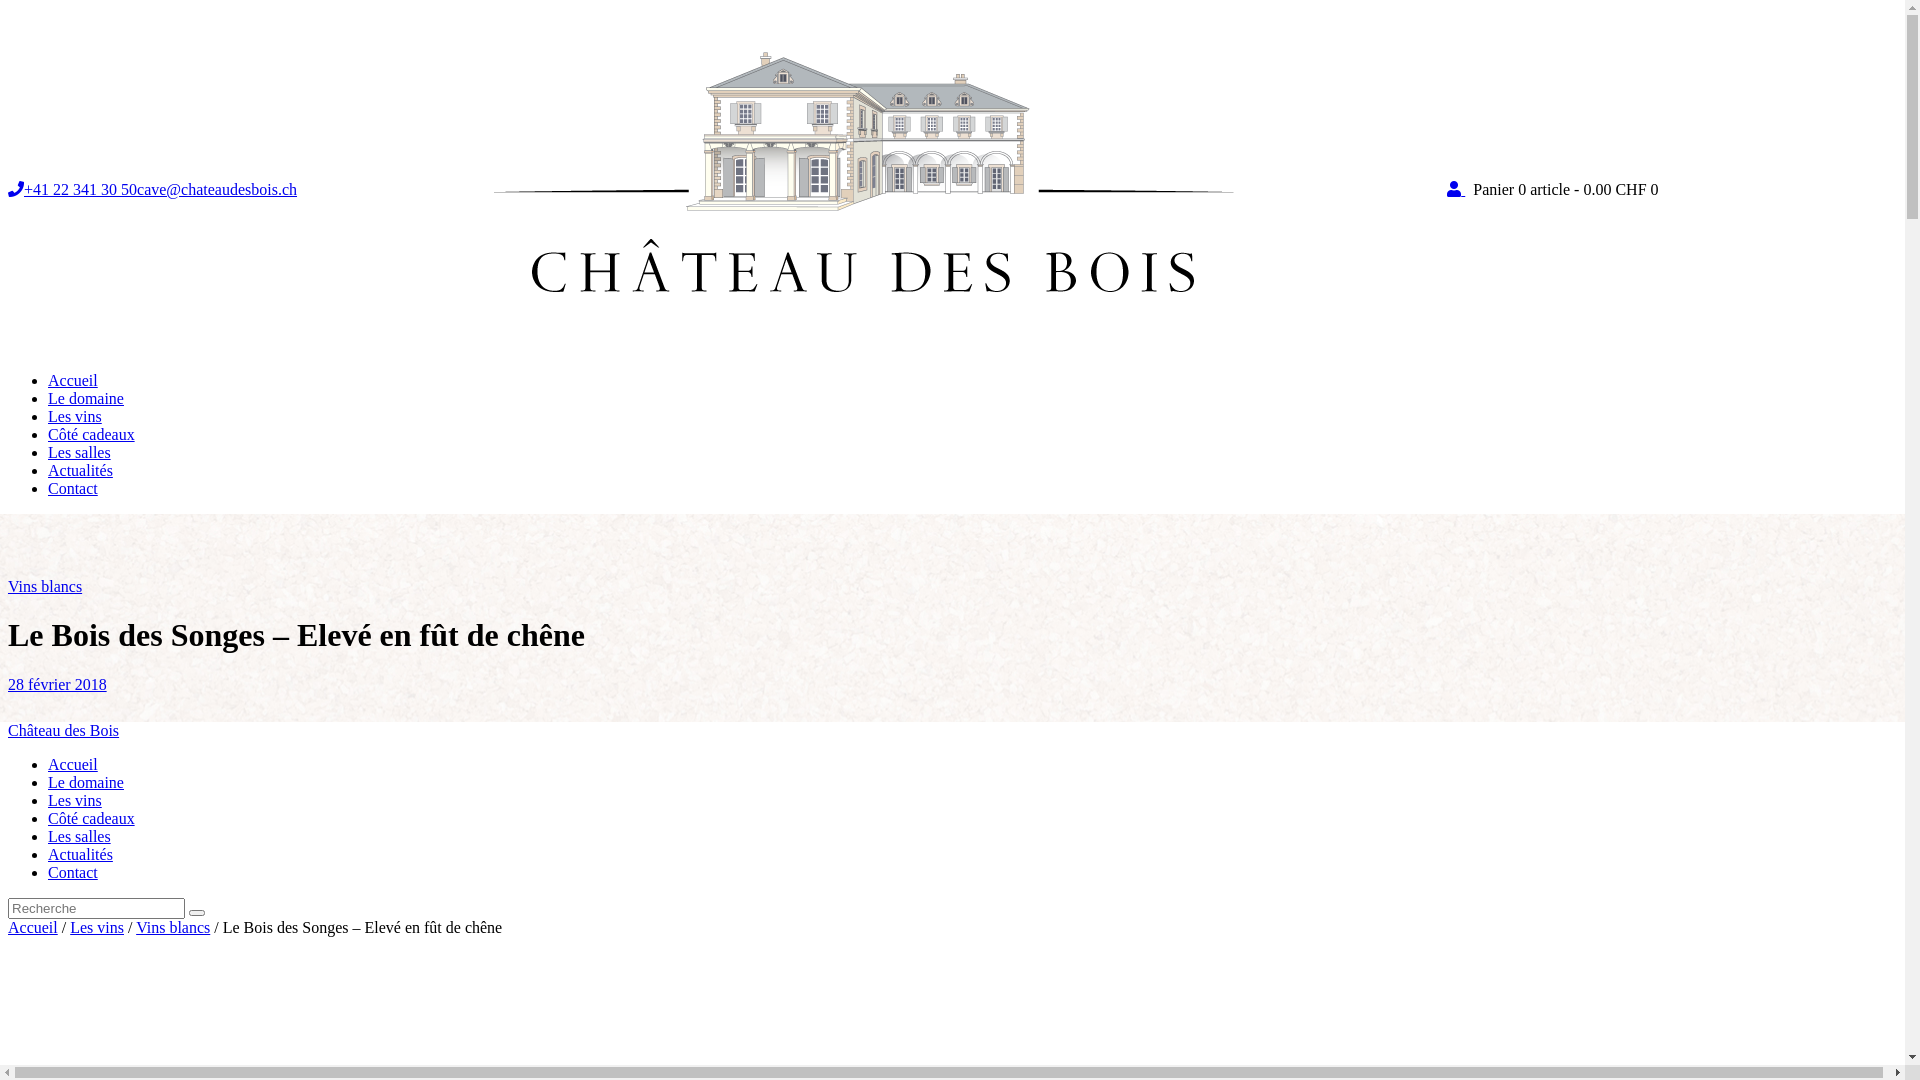 This screenshot has height=1080, width=1920. What do you see at coordinates (151, 189) in the screenshot?
I see `'+41 22 341 30 50cave@chateaudesbois.ch'` at bounding box center [151, 189].